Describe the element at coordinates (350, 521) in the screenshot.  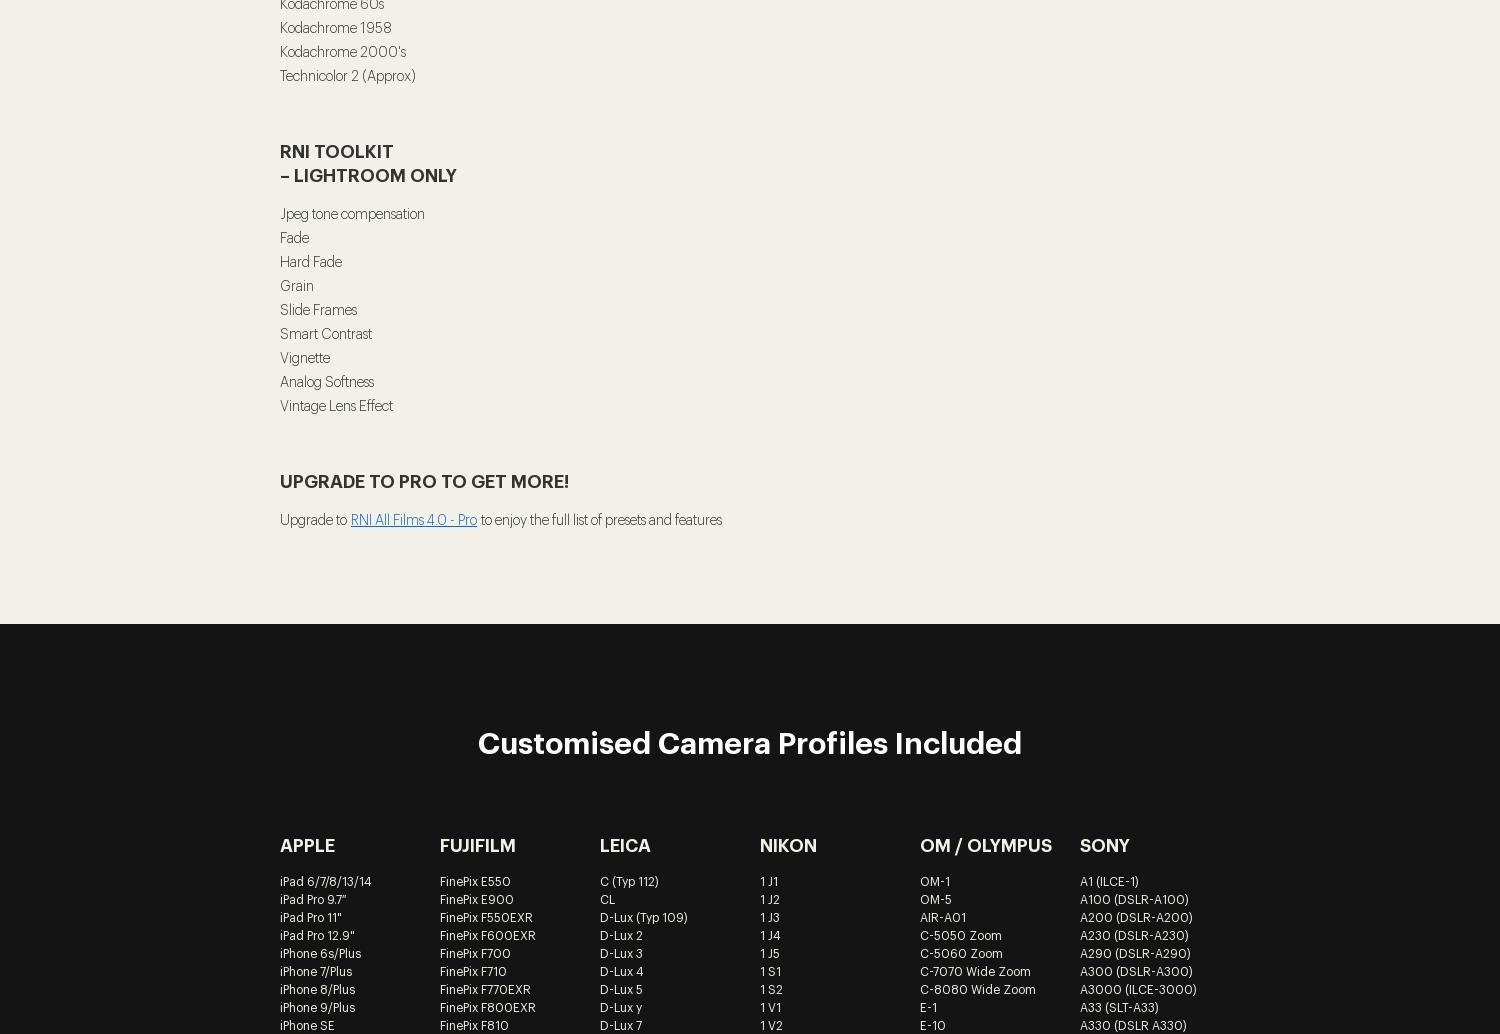
I see `'RNI All Films 4.0 - Pro'` at that location.